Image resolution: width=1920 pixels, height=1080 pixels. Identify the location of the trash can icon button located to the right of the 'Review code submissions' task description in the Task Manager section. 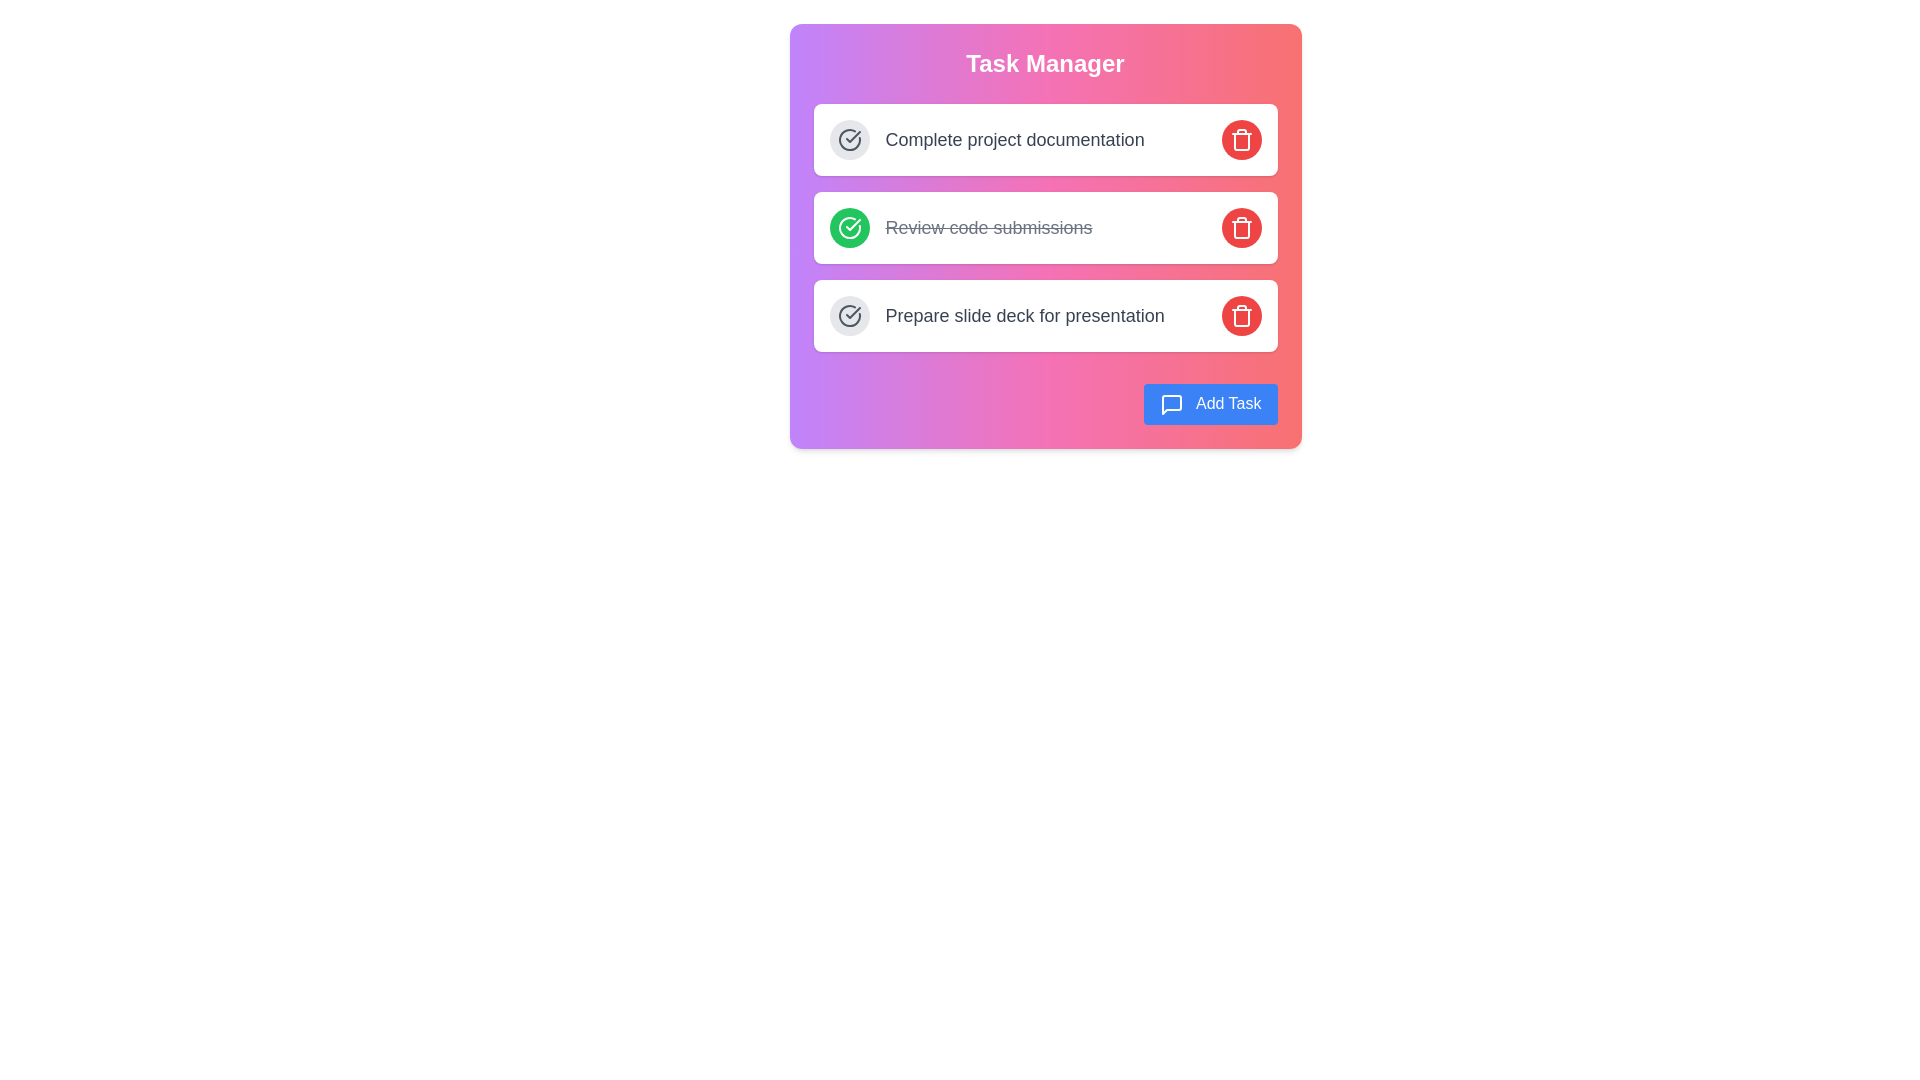
(1240, 229).